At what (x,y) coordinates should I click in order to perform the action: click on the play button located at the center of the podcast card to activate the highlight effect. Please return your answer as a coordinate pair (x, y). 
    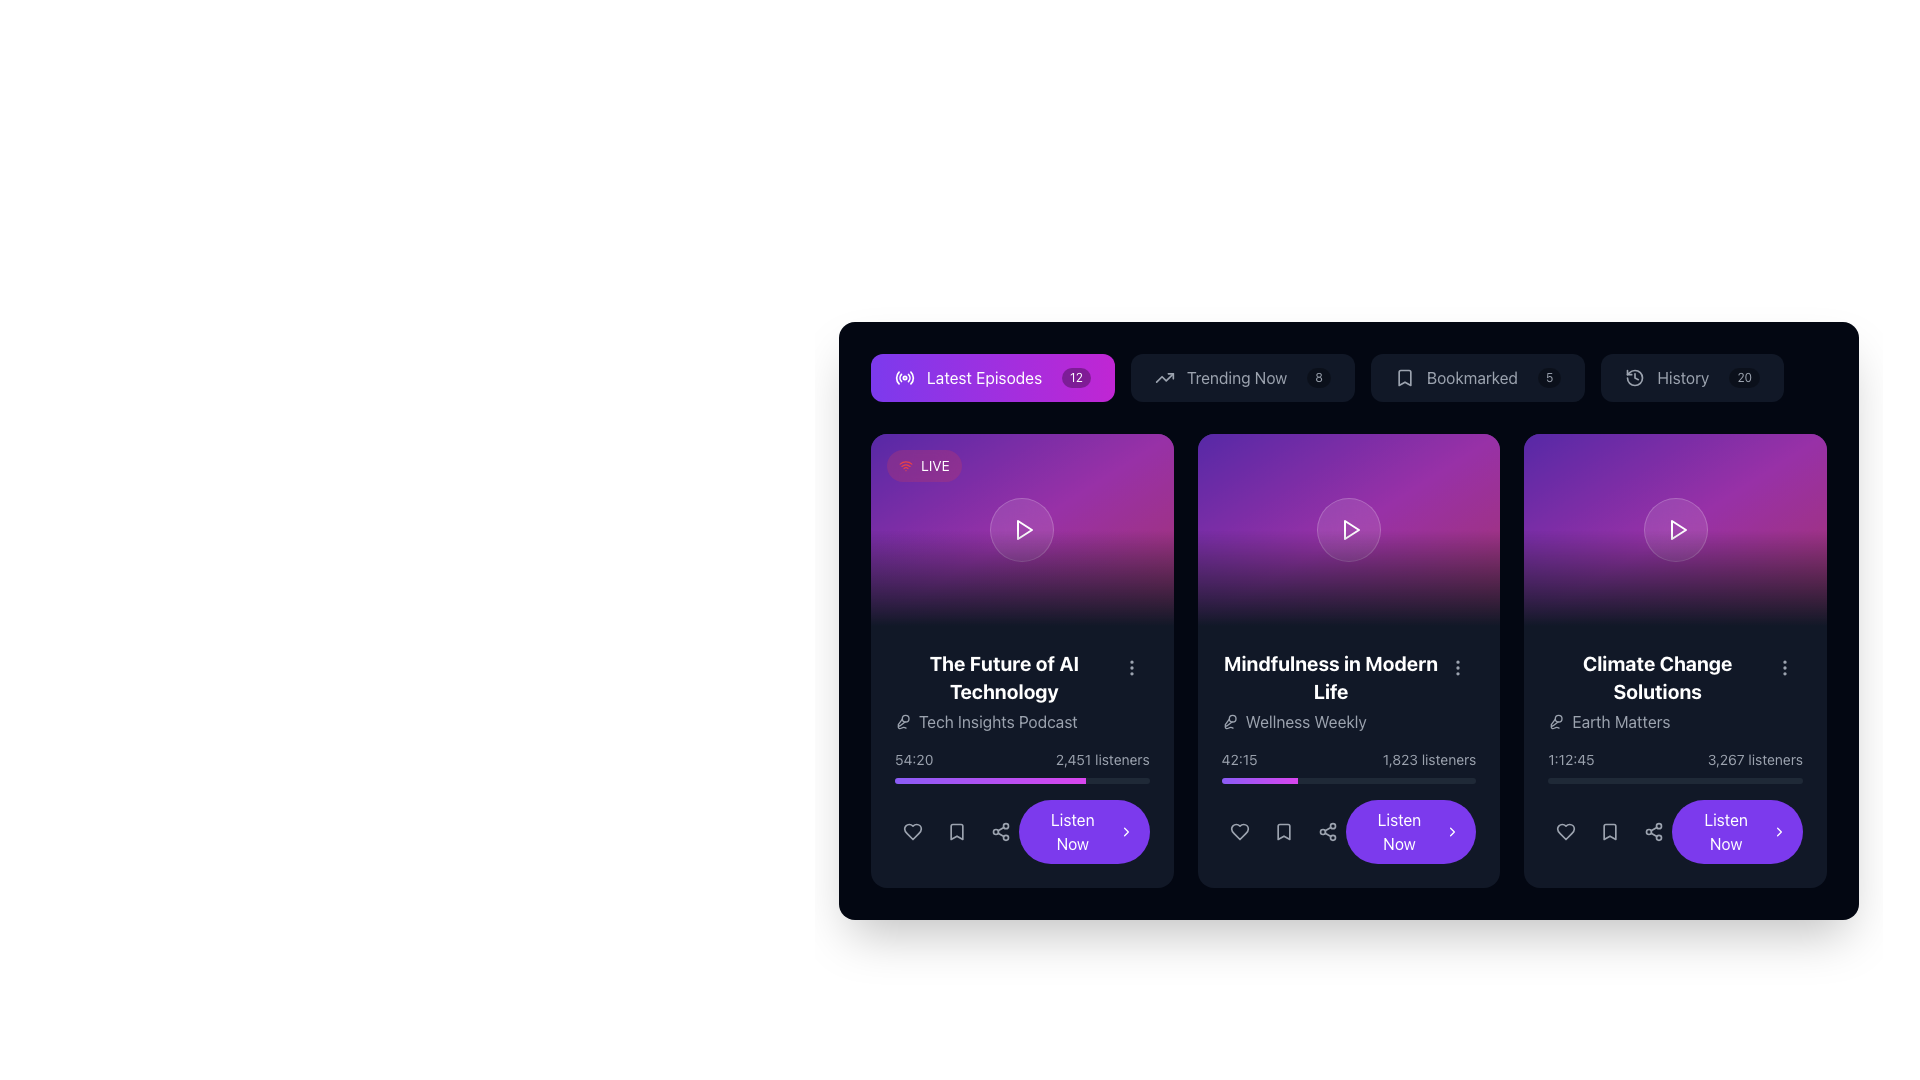
    Looking at the image, I should click on (1675, 528).